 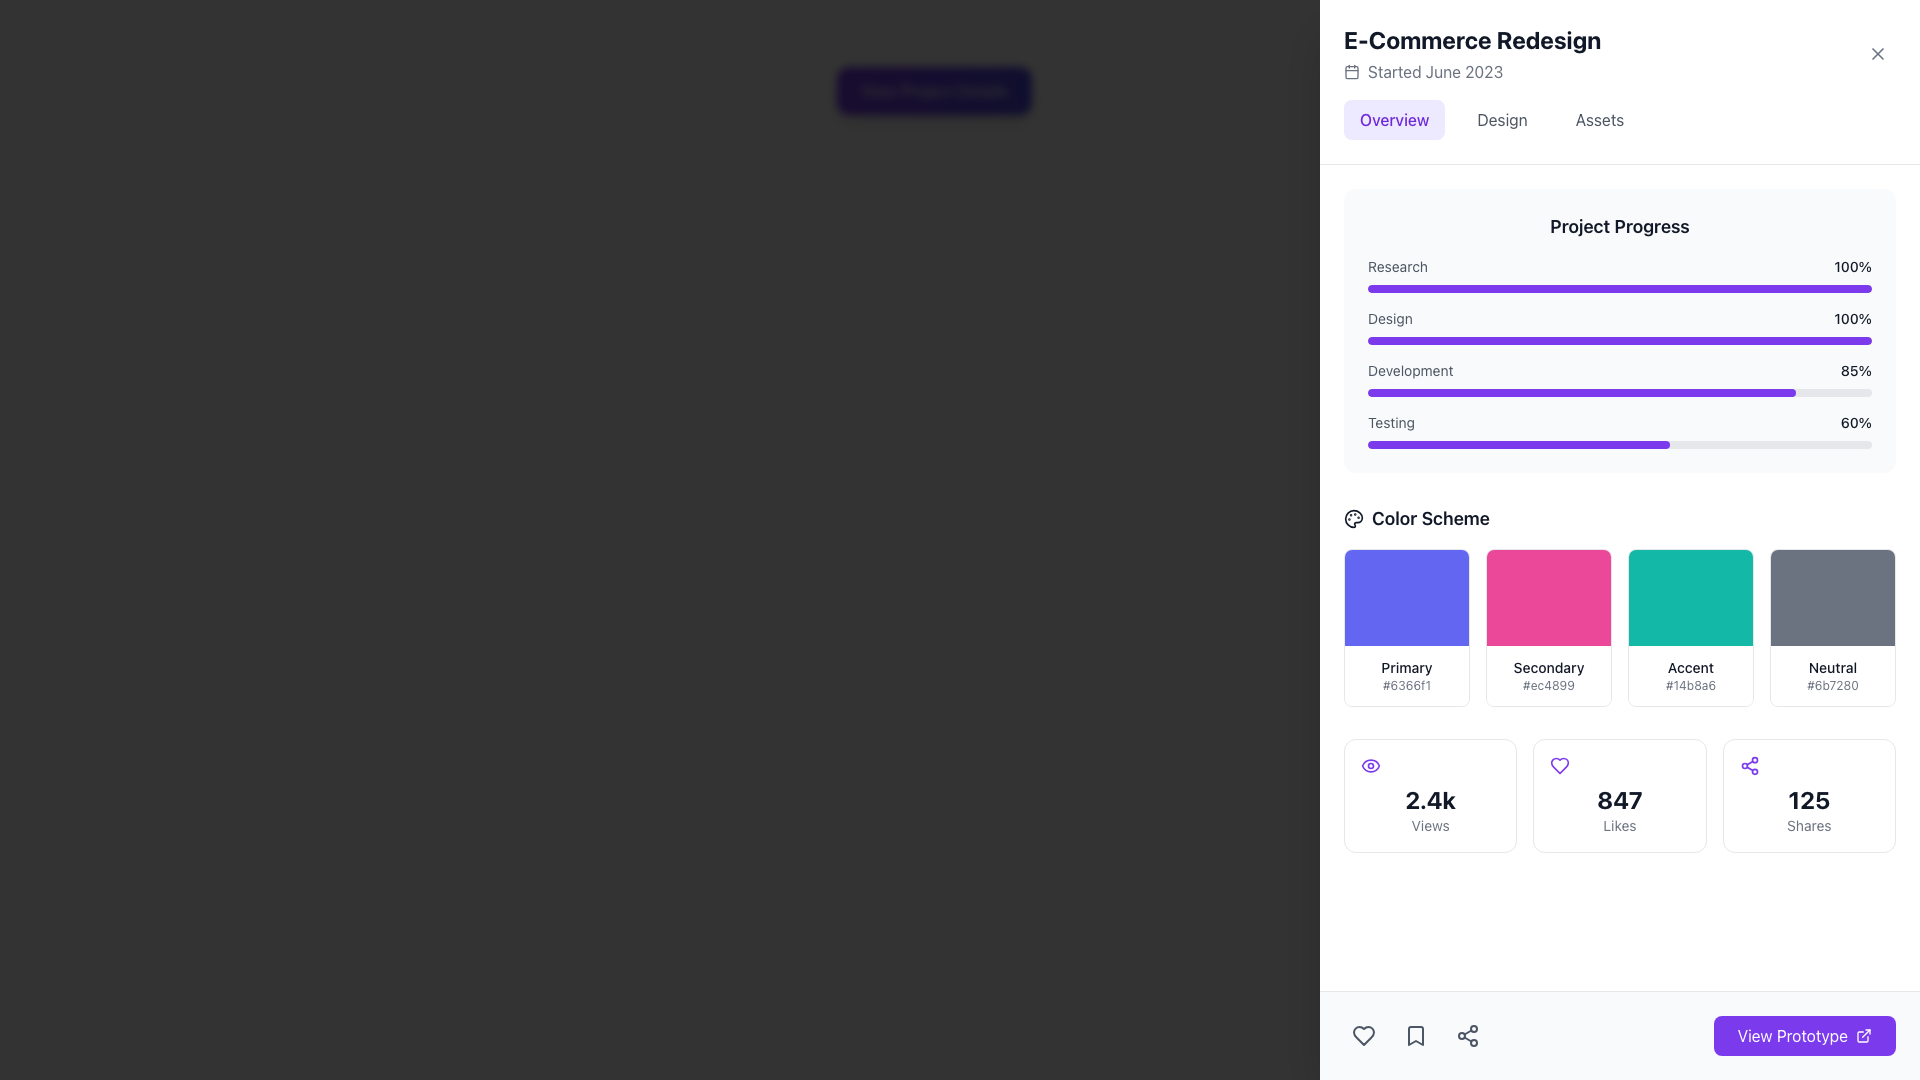 I want to click on the violet heart-shaped SVG icon located above the likes count '847' in the center column of the statistics section, so click(x=1559, y=765).